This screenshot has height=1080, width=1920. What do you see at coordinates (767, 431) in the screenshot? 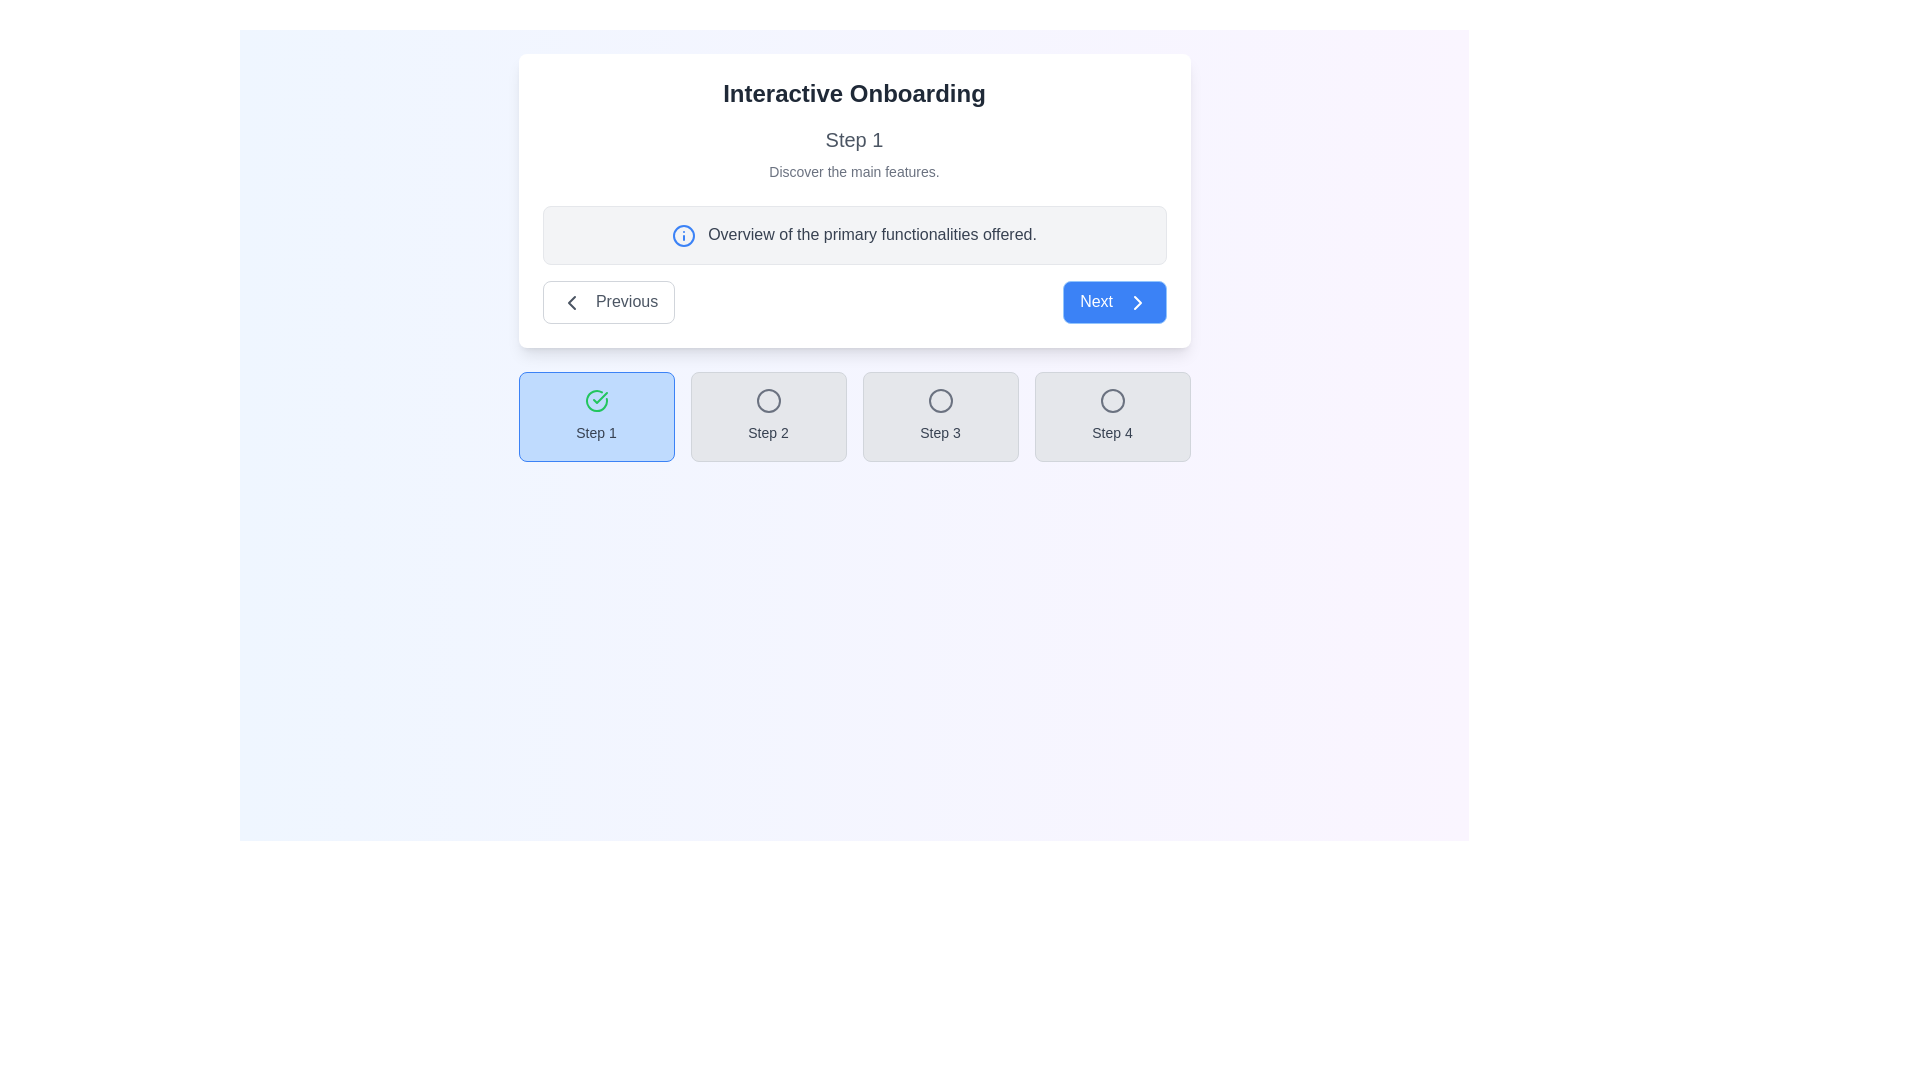
I see `the 'Step 2' text label, which provides information about the associated step in a sequence` at bounding box center [767, 431].